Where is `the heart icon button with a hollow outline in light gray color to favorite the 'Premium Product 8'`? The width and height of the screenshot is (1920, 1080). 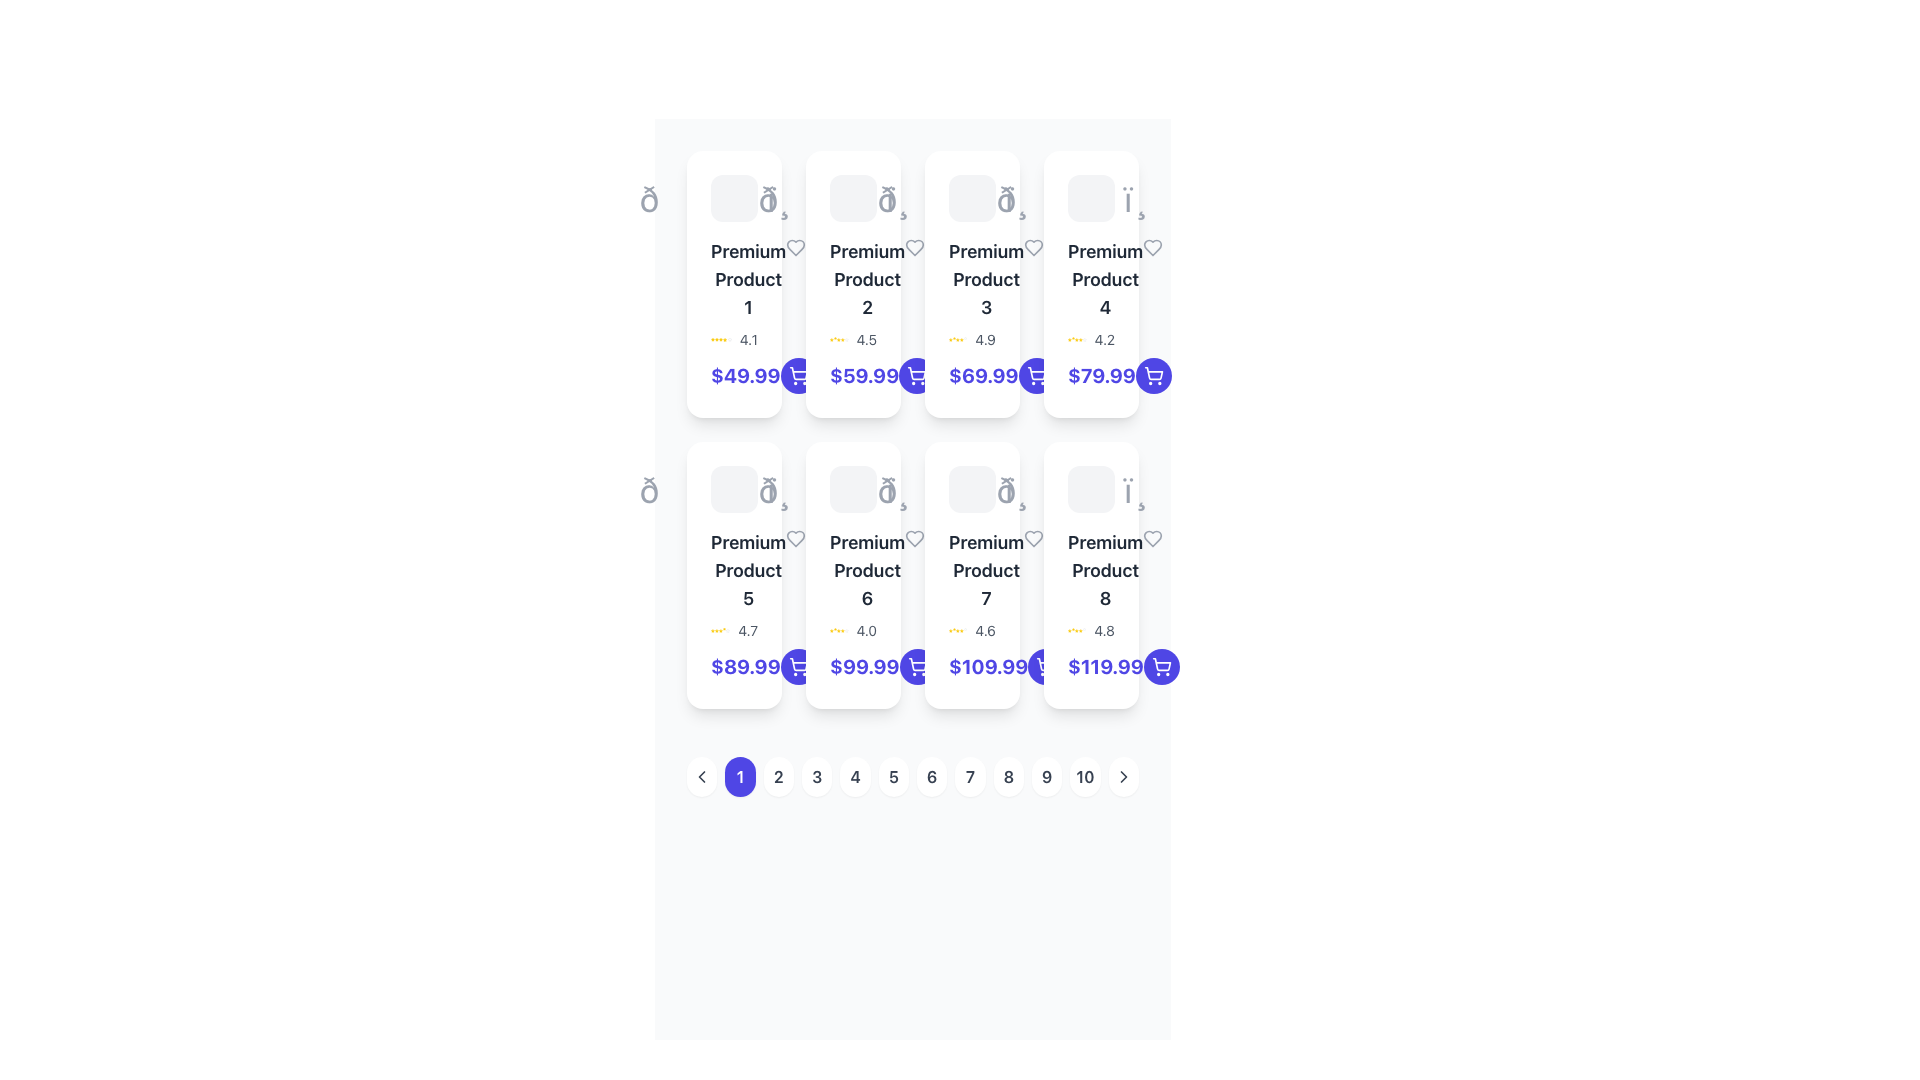 the heart icon button with a hollow outline in light gray color to favorite the 'Premium Product 8' is located at coordinates (1153, 538).